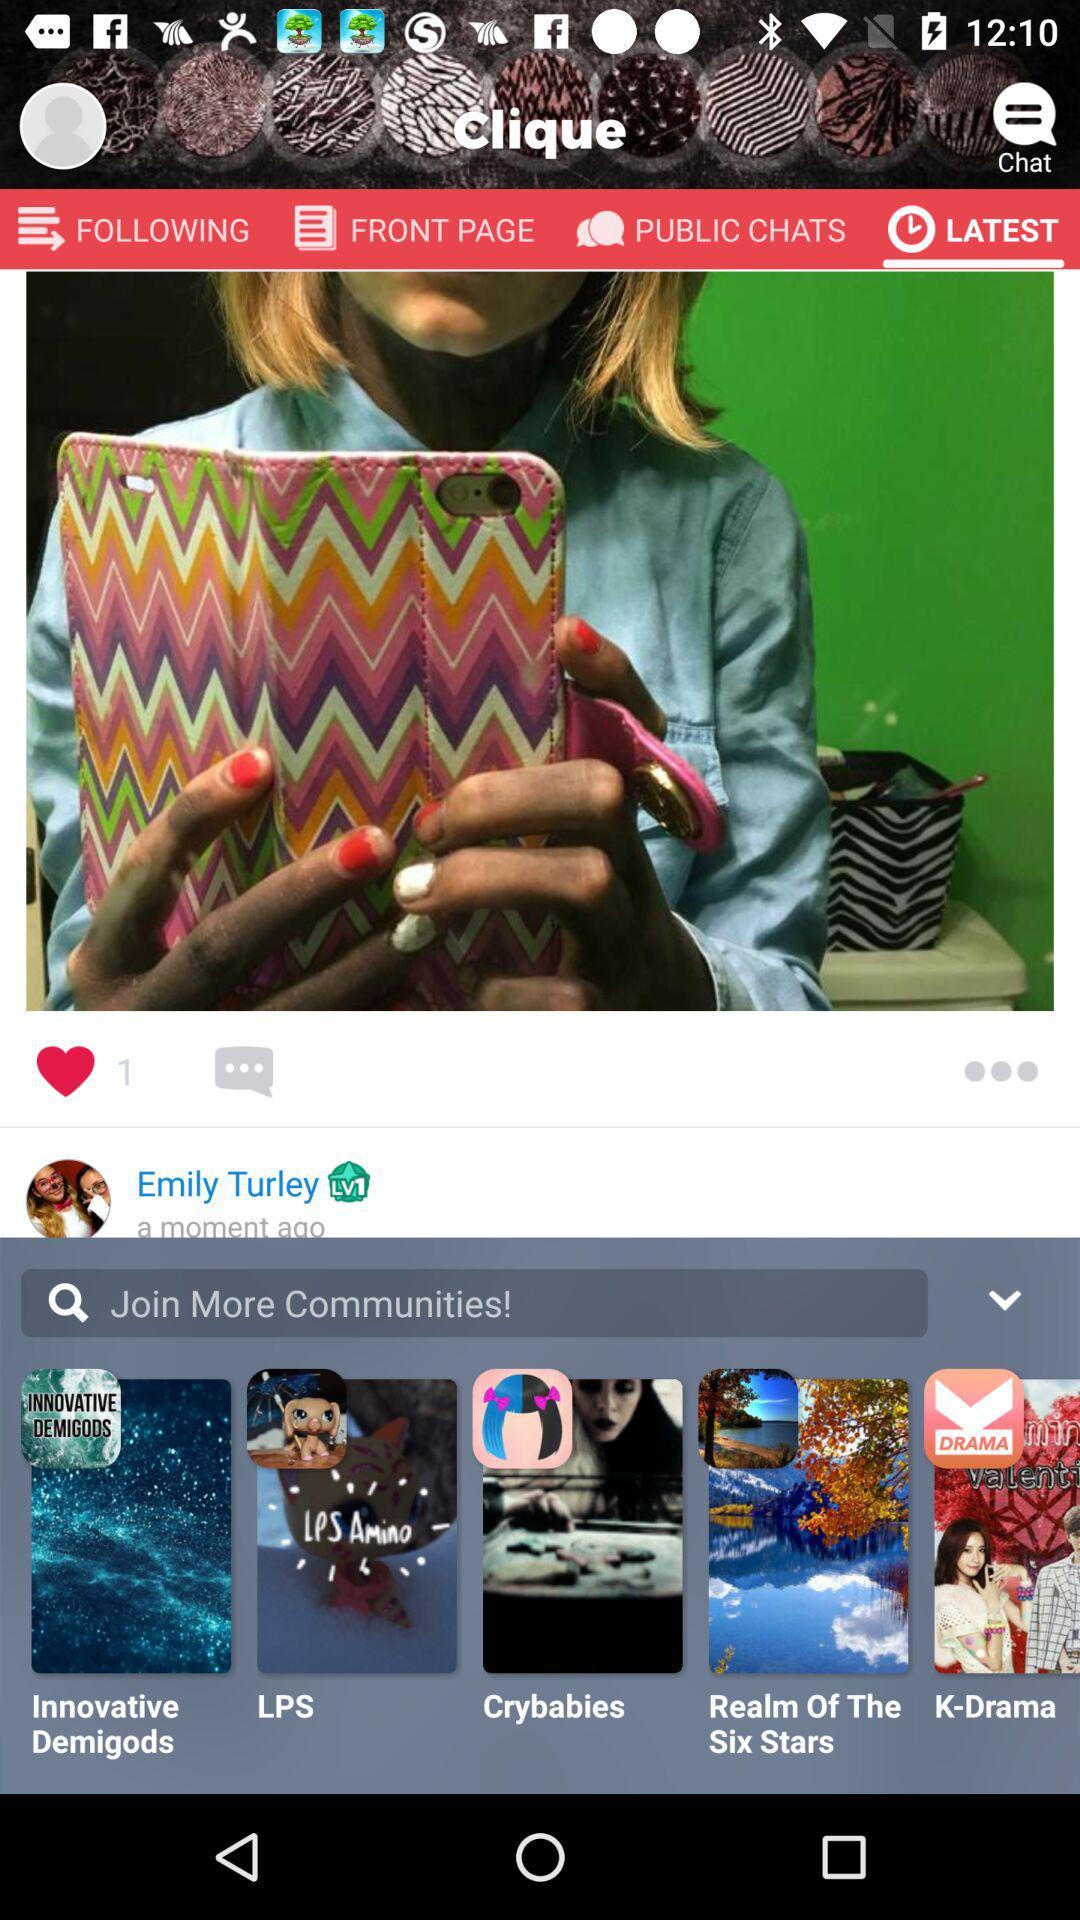  What do you see at coordinates (811, 1525) in the screenshot?
I see `the image which is above realm of the six stars option` at bounding box center [811, 1525].